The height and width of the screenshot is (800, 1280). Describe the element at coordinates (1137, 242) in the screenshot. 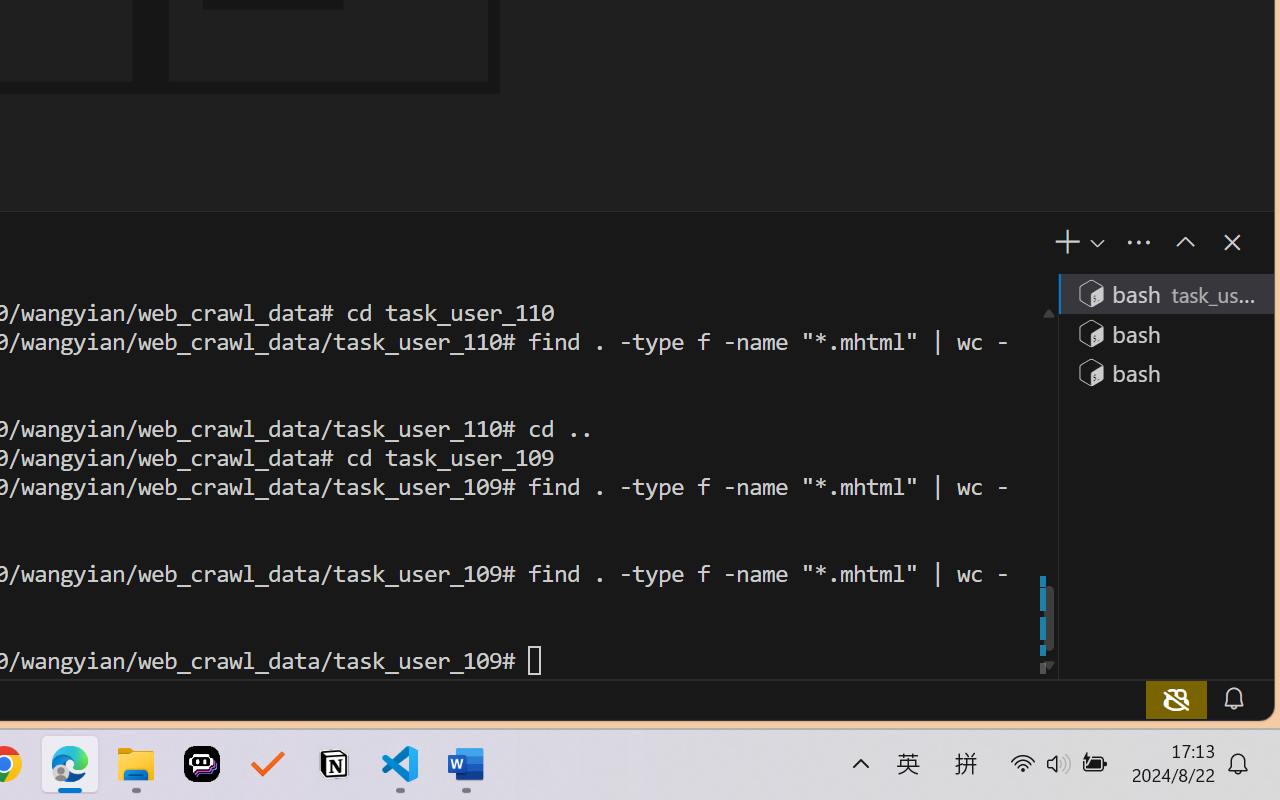

I see `'Views and More Actions...'` at that location.